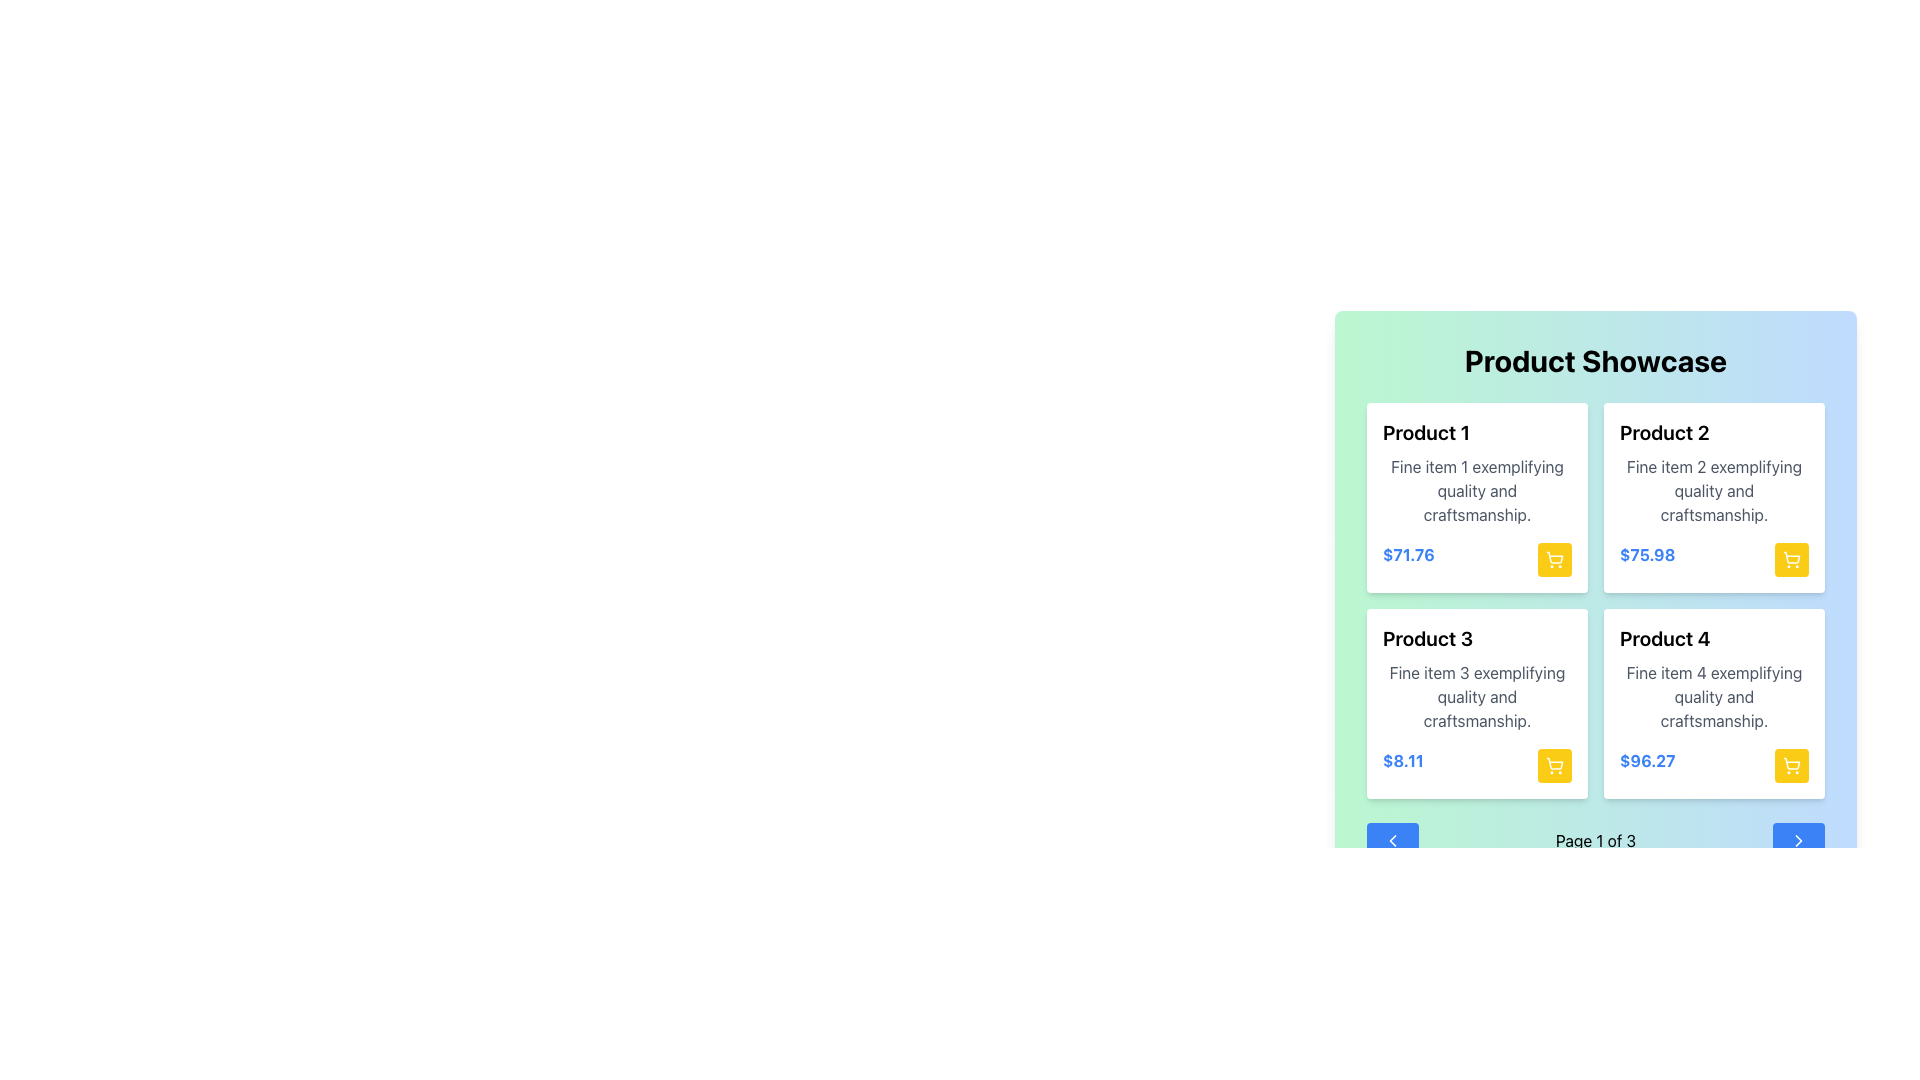 The image size is (1920, 1080). I want to click on the 'Add to Cart' or 'Purchase' button located in the bottom-right corner of the 'Product 4' card to visualize the styling effect, so click(1791, 765).